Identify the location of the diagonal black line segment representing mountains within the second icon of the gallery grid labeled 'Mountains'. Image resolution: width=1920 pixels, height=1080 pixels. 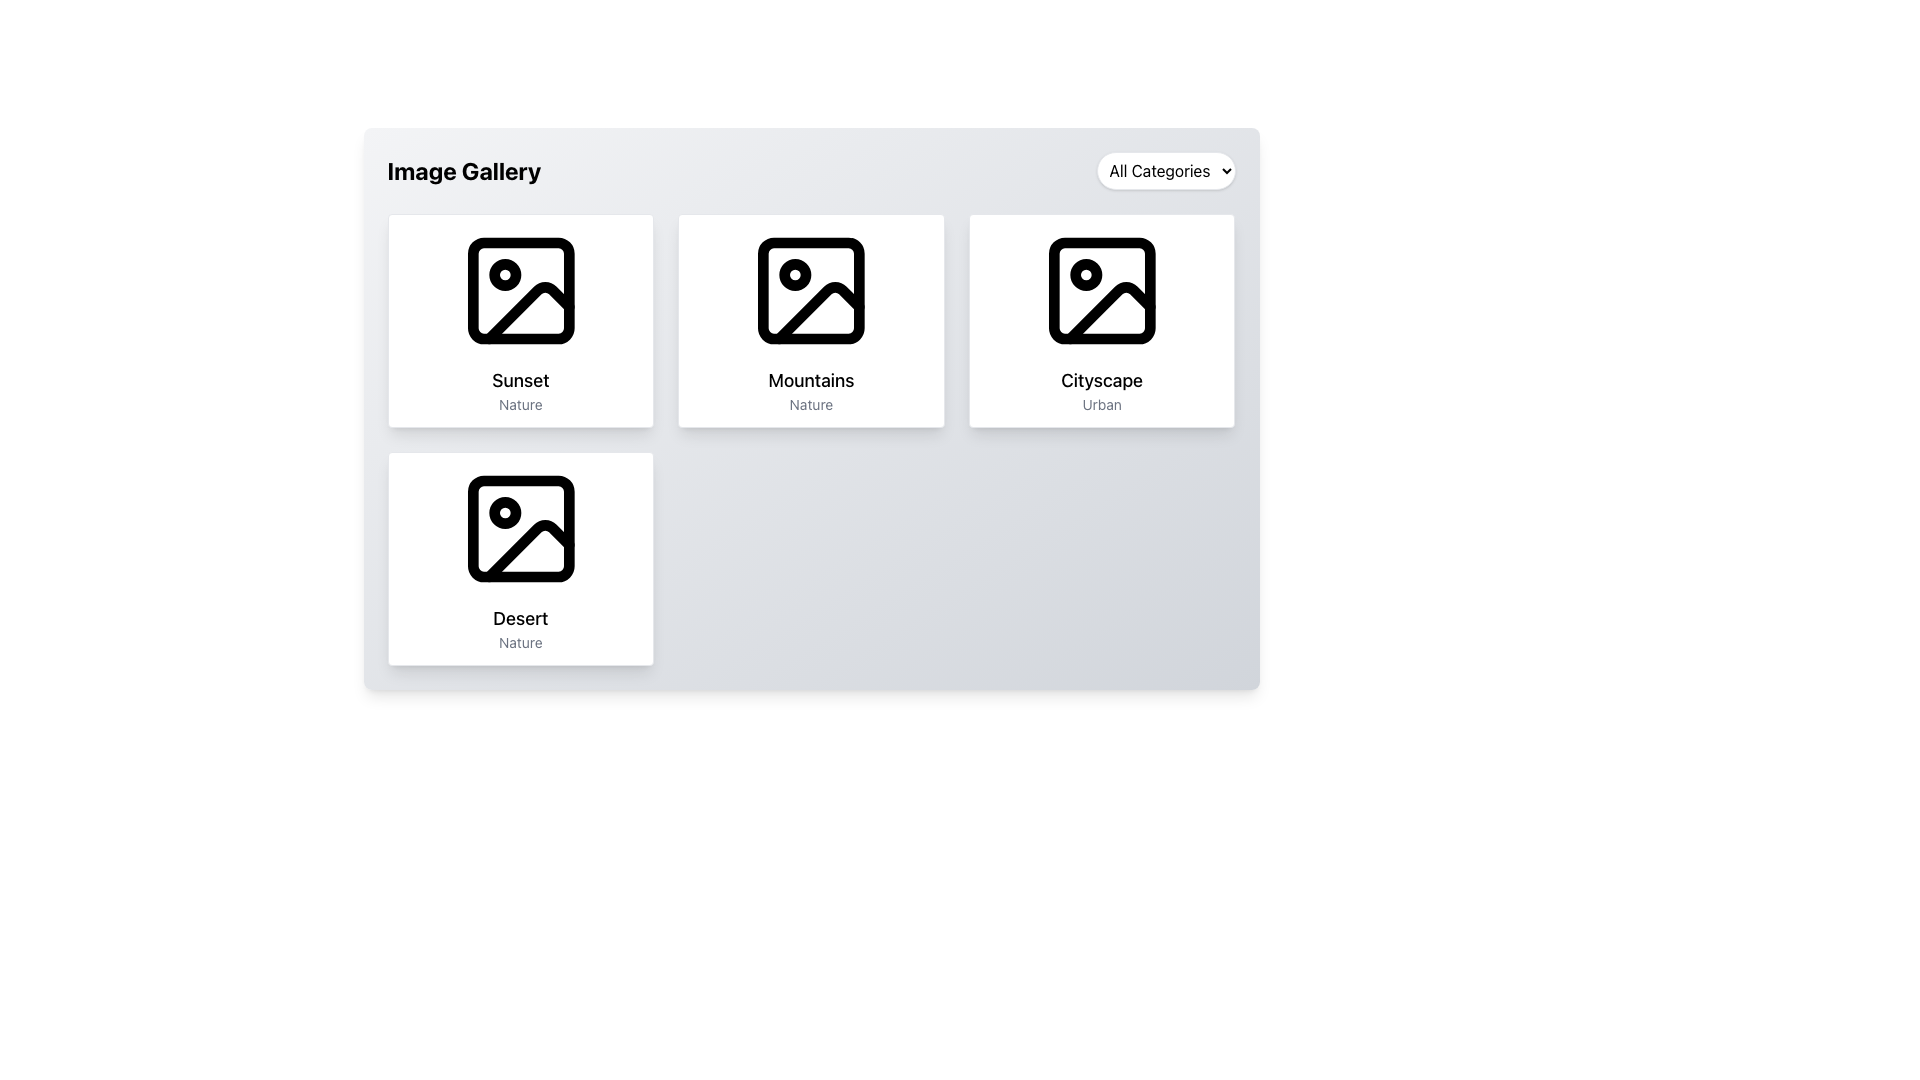
(819, 313).